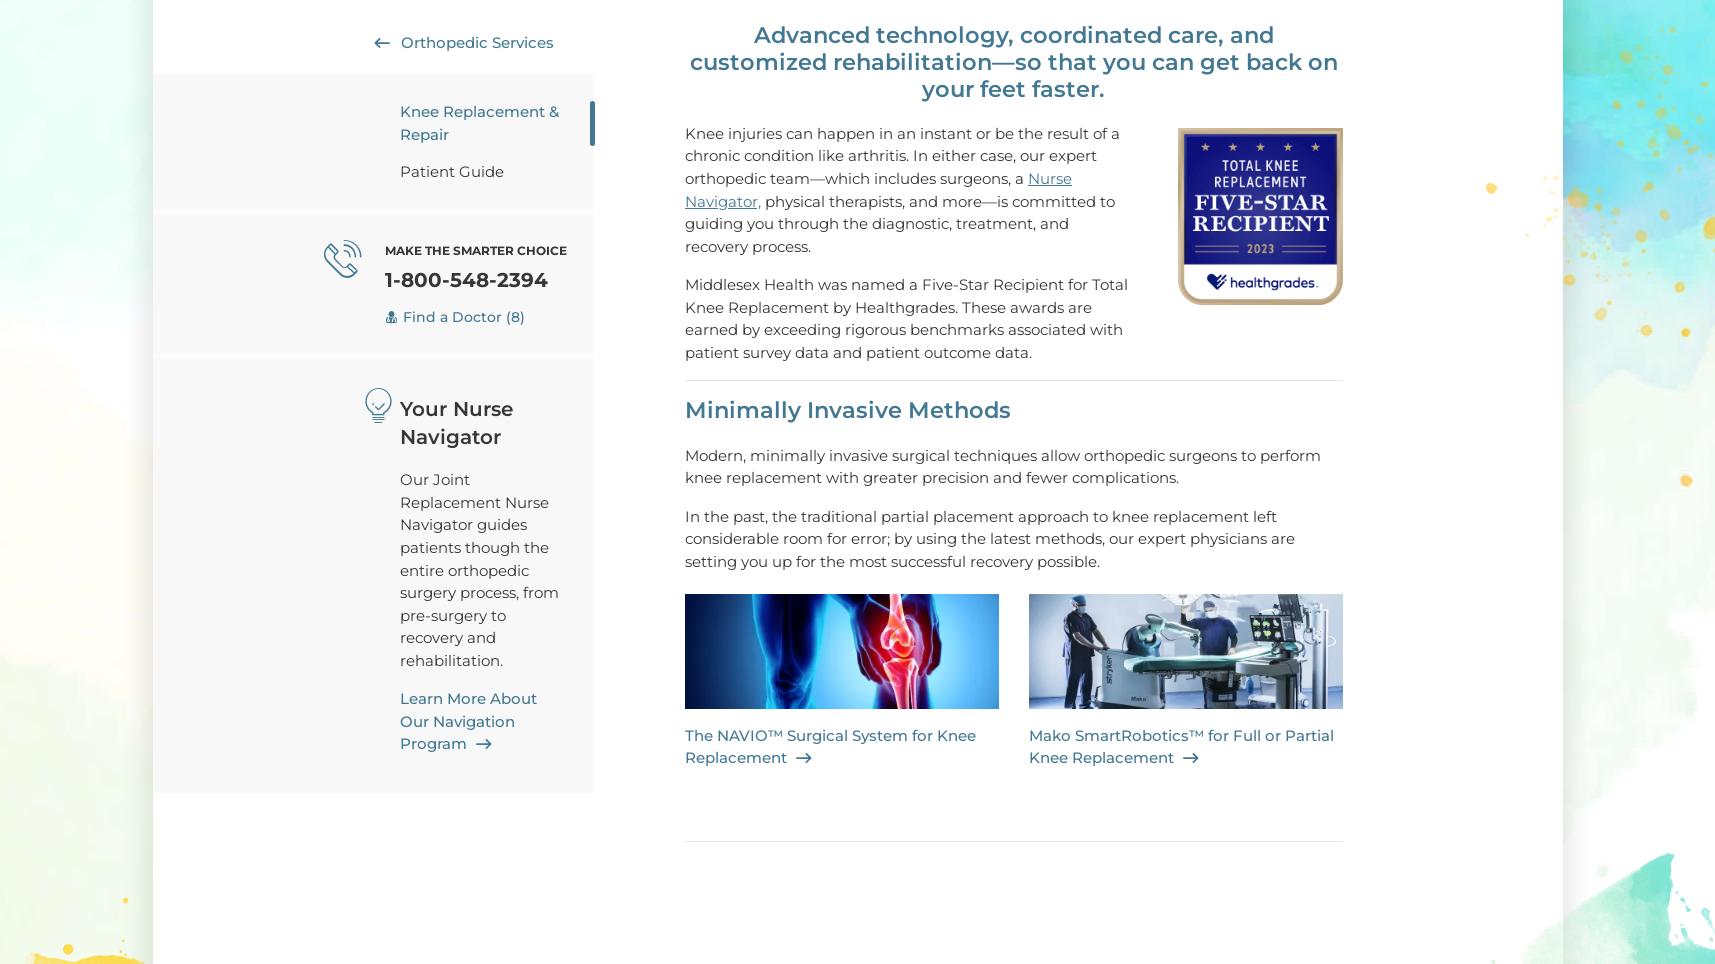 This screenshot has height=964, width=1715. What do you see at coordinates (684, 222) in the screenshot?
I see `'physical therapists, and more—is committed to guiding you through the diagnostic, treatment, and recovery process.'` at bounding box center [684, 222].